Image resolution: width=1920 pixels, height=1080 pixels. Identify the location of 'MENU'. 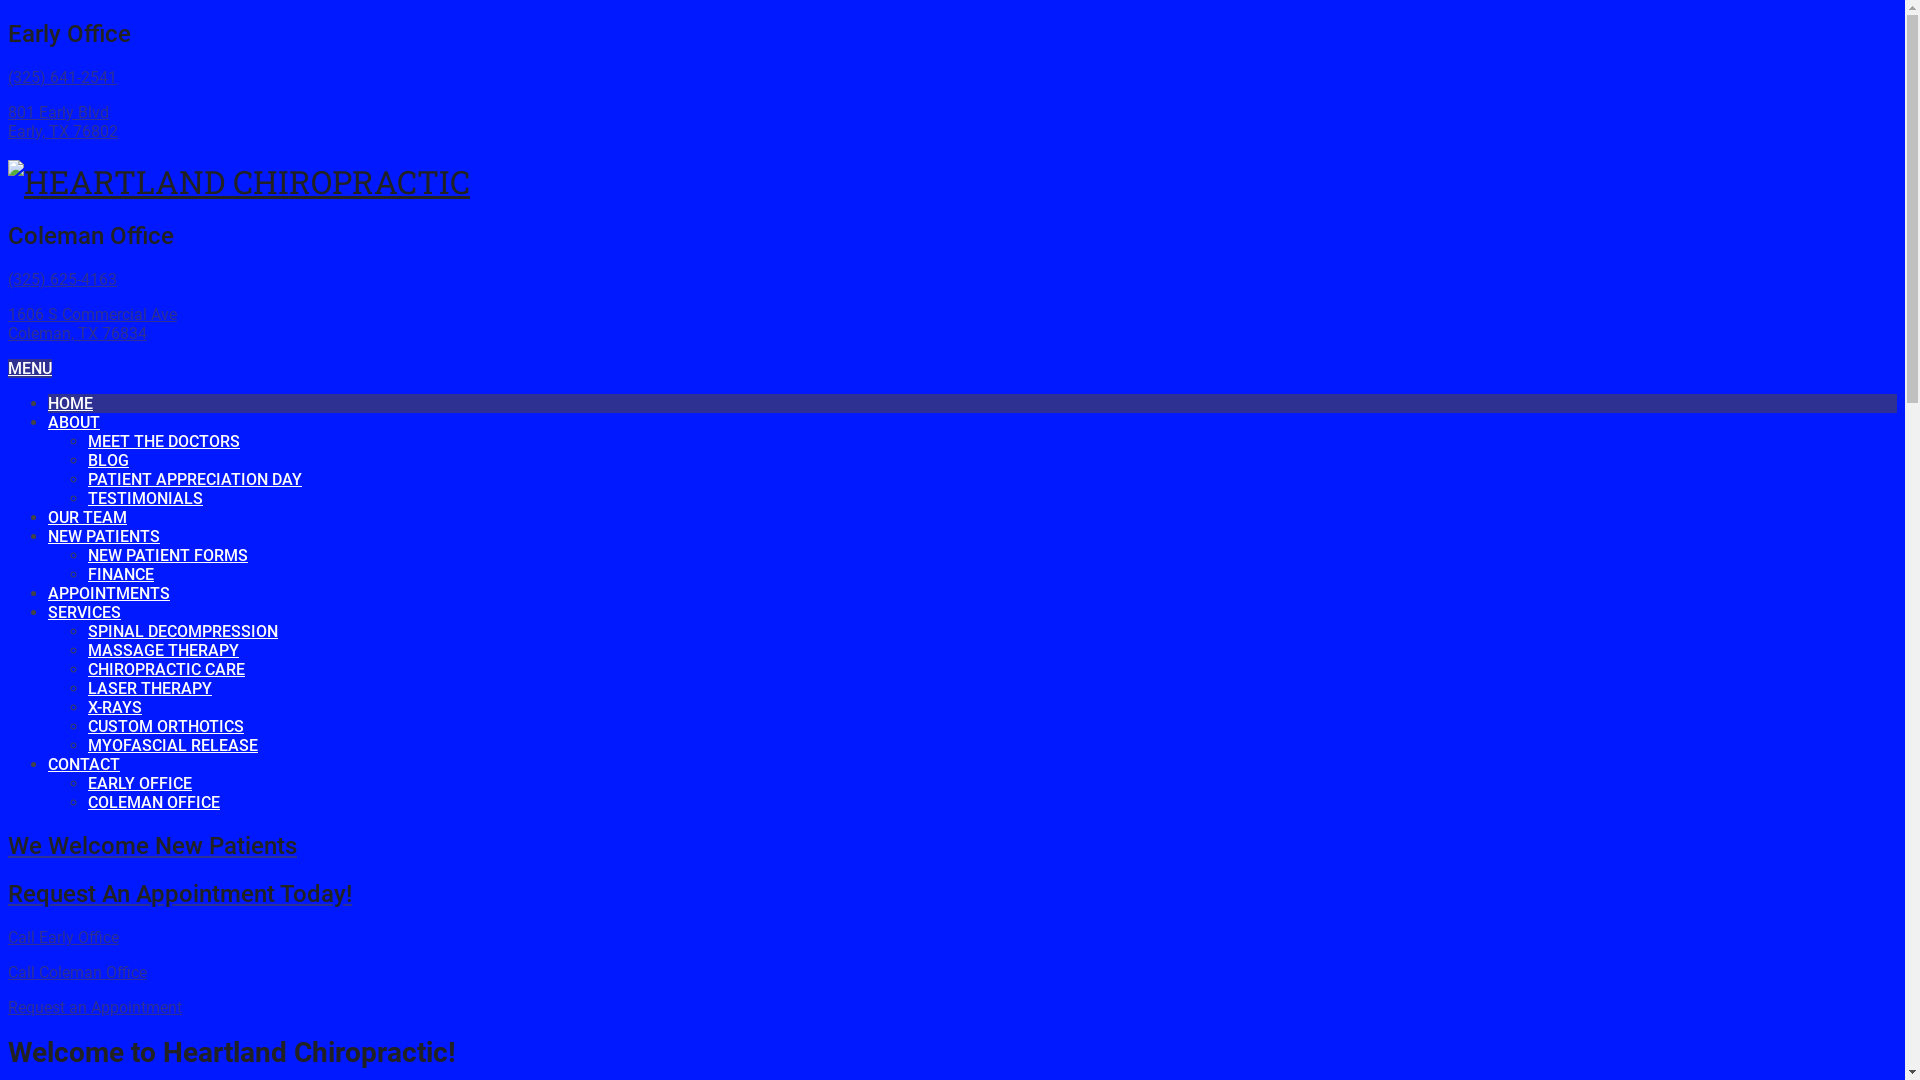
(29, 368).